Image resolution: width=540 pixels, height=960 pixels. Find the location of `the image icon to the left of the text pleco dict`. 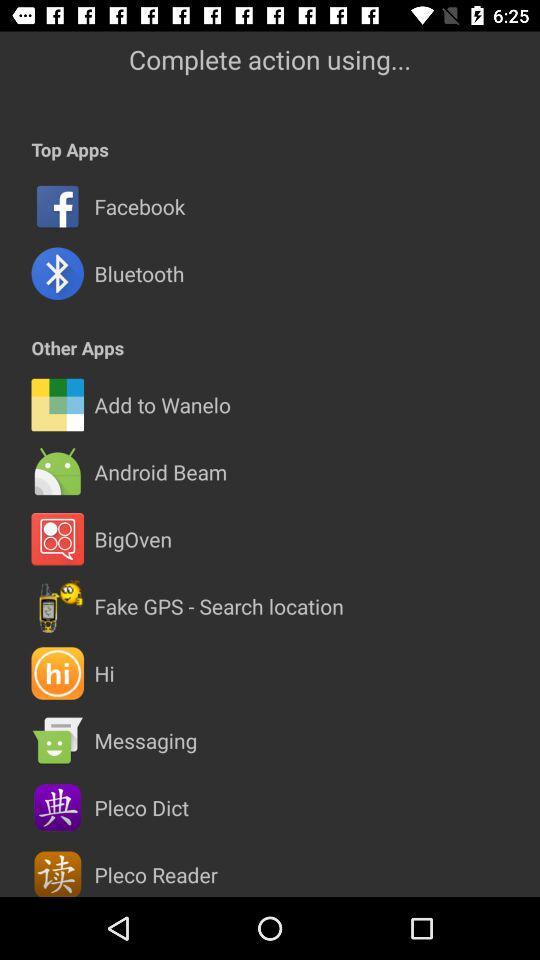

the image icon to the left of the text pleco dict is located at coordinates (57, 808).